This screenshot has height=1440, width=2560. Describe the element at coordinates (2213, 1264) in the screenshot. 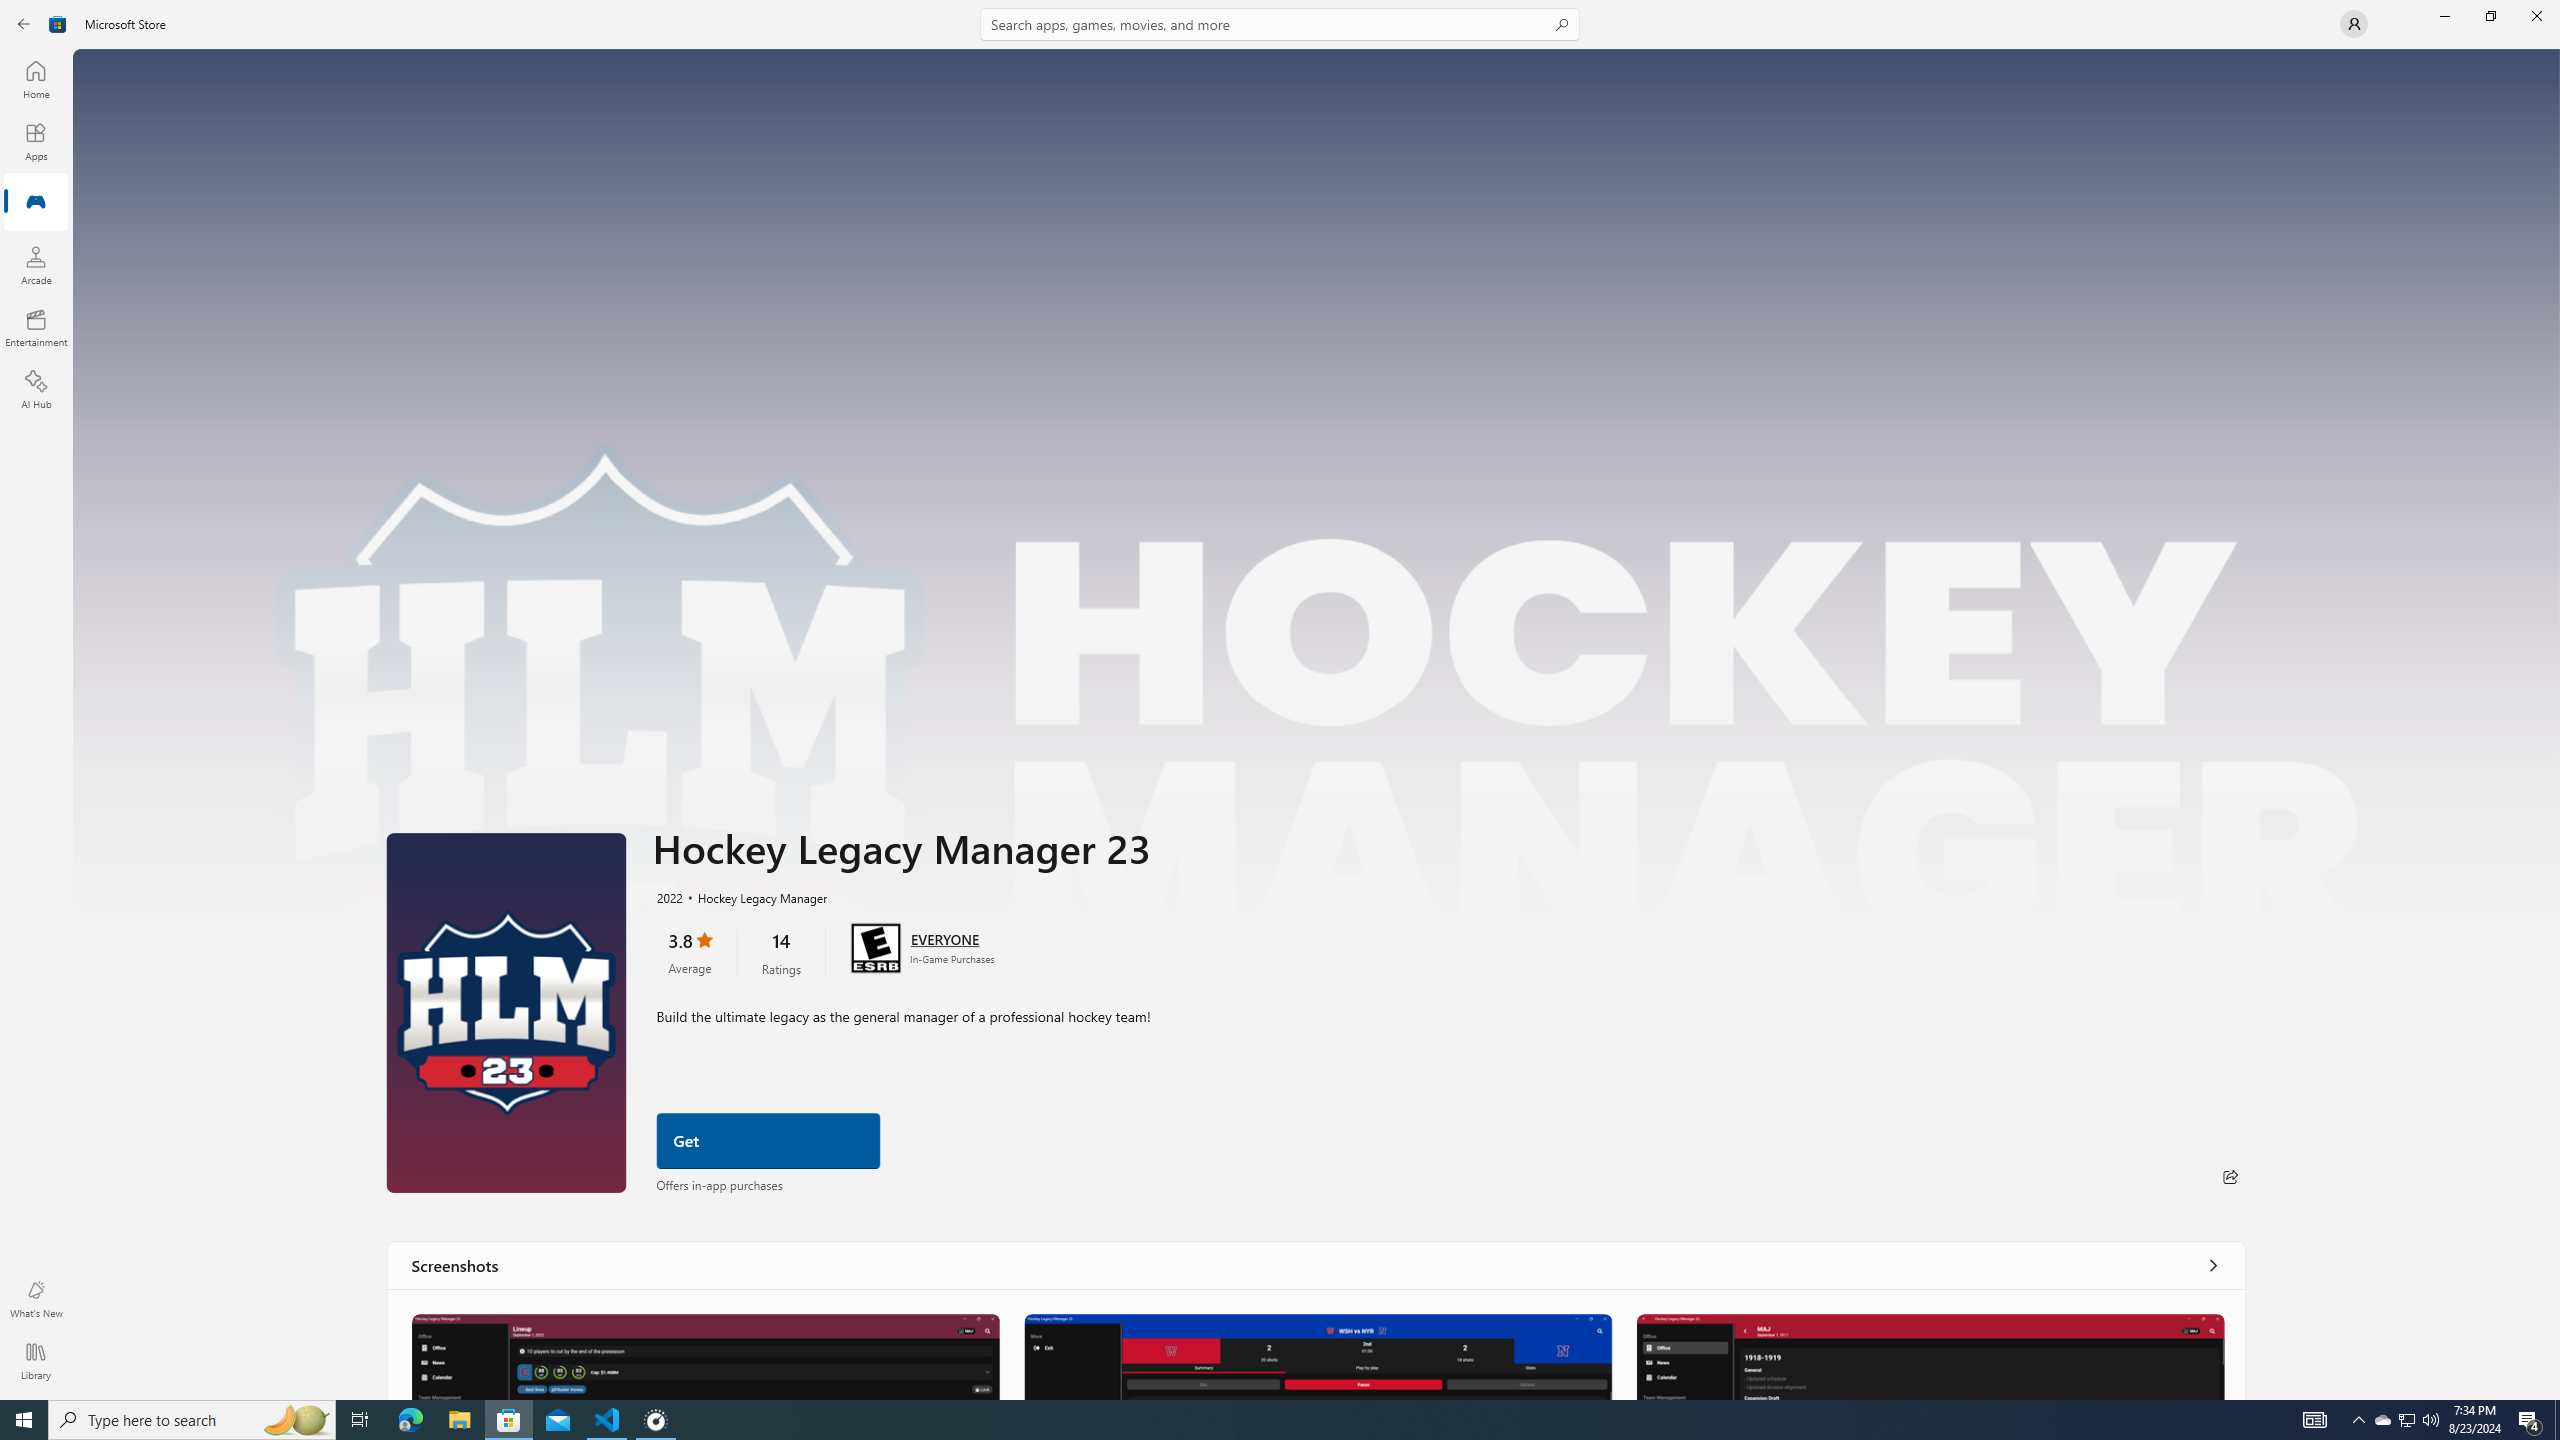

I see `'See all'` at that location.